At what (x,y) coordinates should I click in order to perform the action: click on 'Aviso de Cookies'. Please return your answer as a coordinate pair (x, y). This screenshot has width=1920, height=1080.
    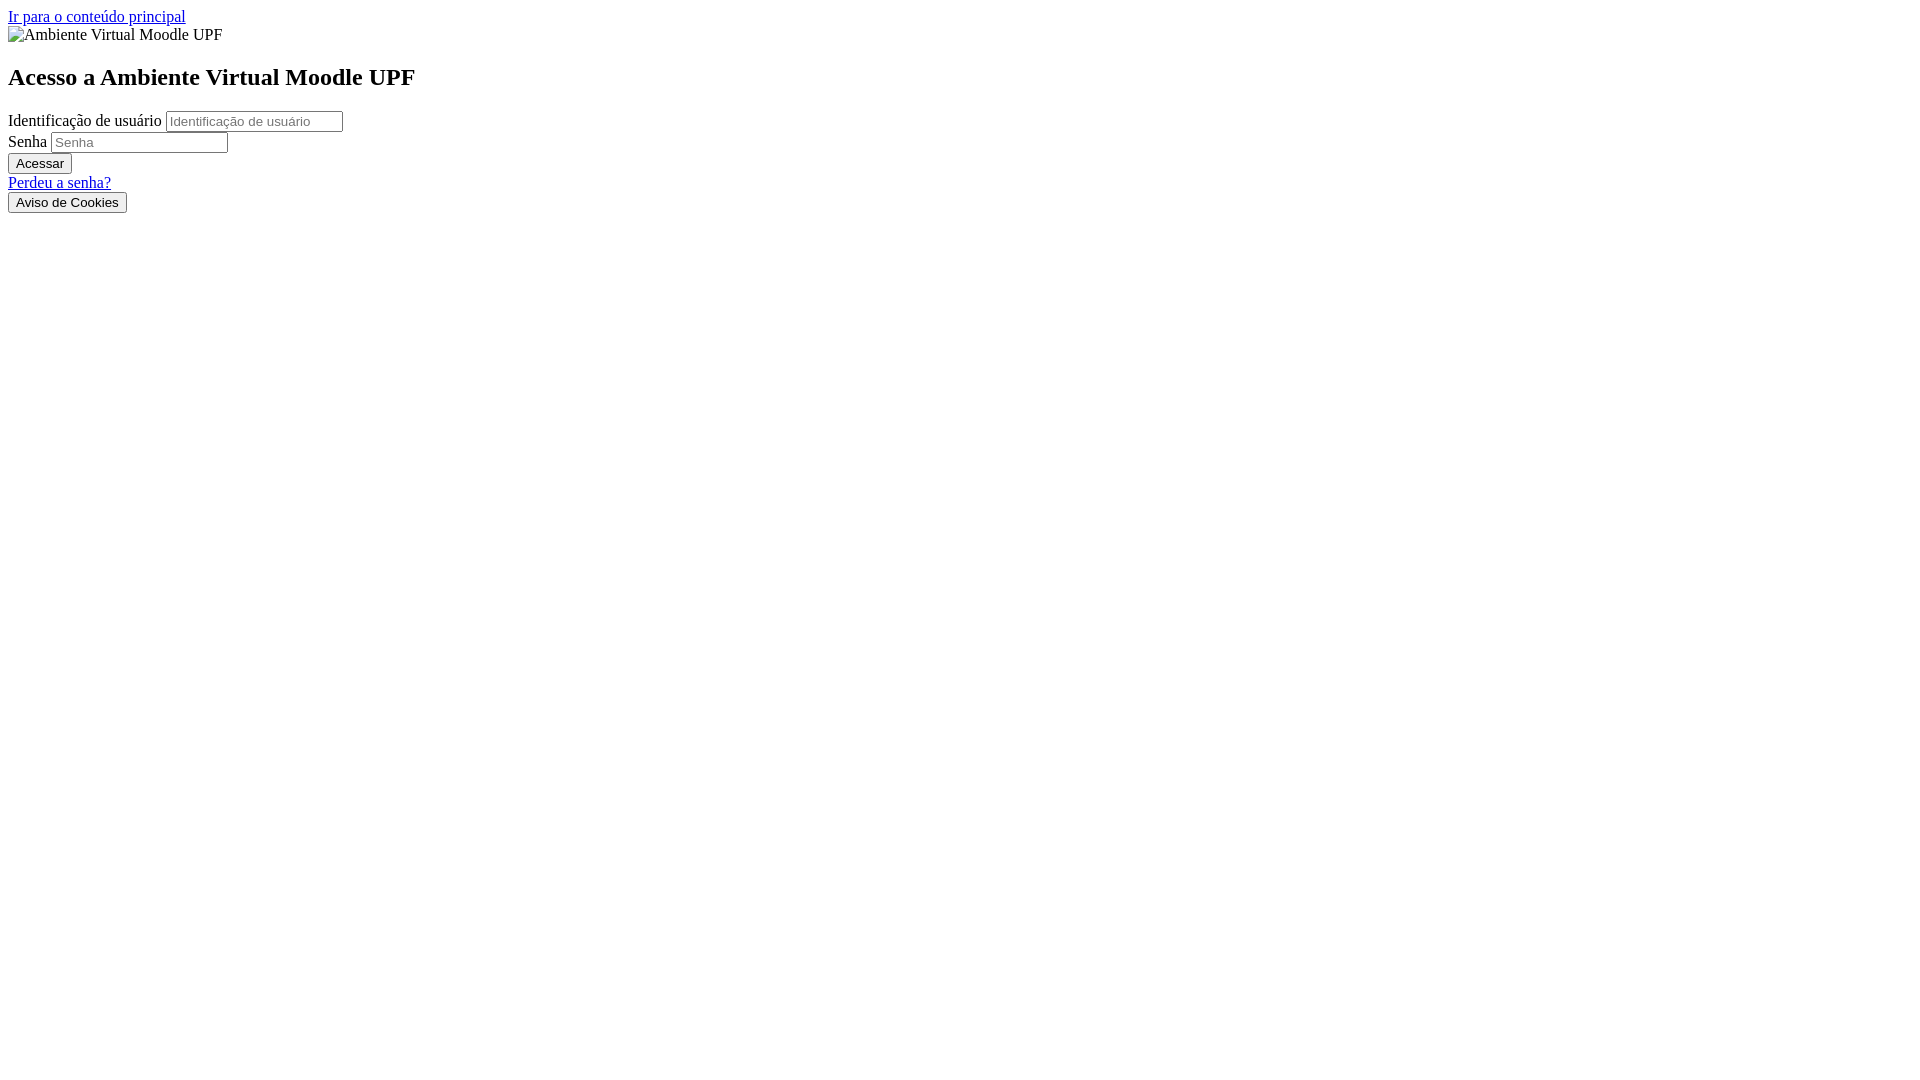
    Looking at the image, I should click on (67, 202).